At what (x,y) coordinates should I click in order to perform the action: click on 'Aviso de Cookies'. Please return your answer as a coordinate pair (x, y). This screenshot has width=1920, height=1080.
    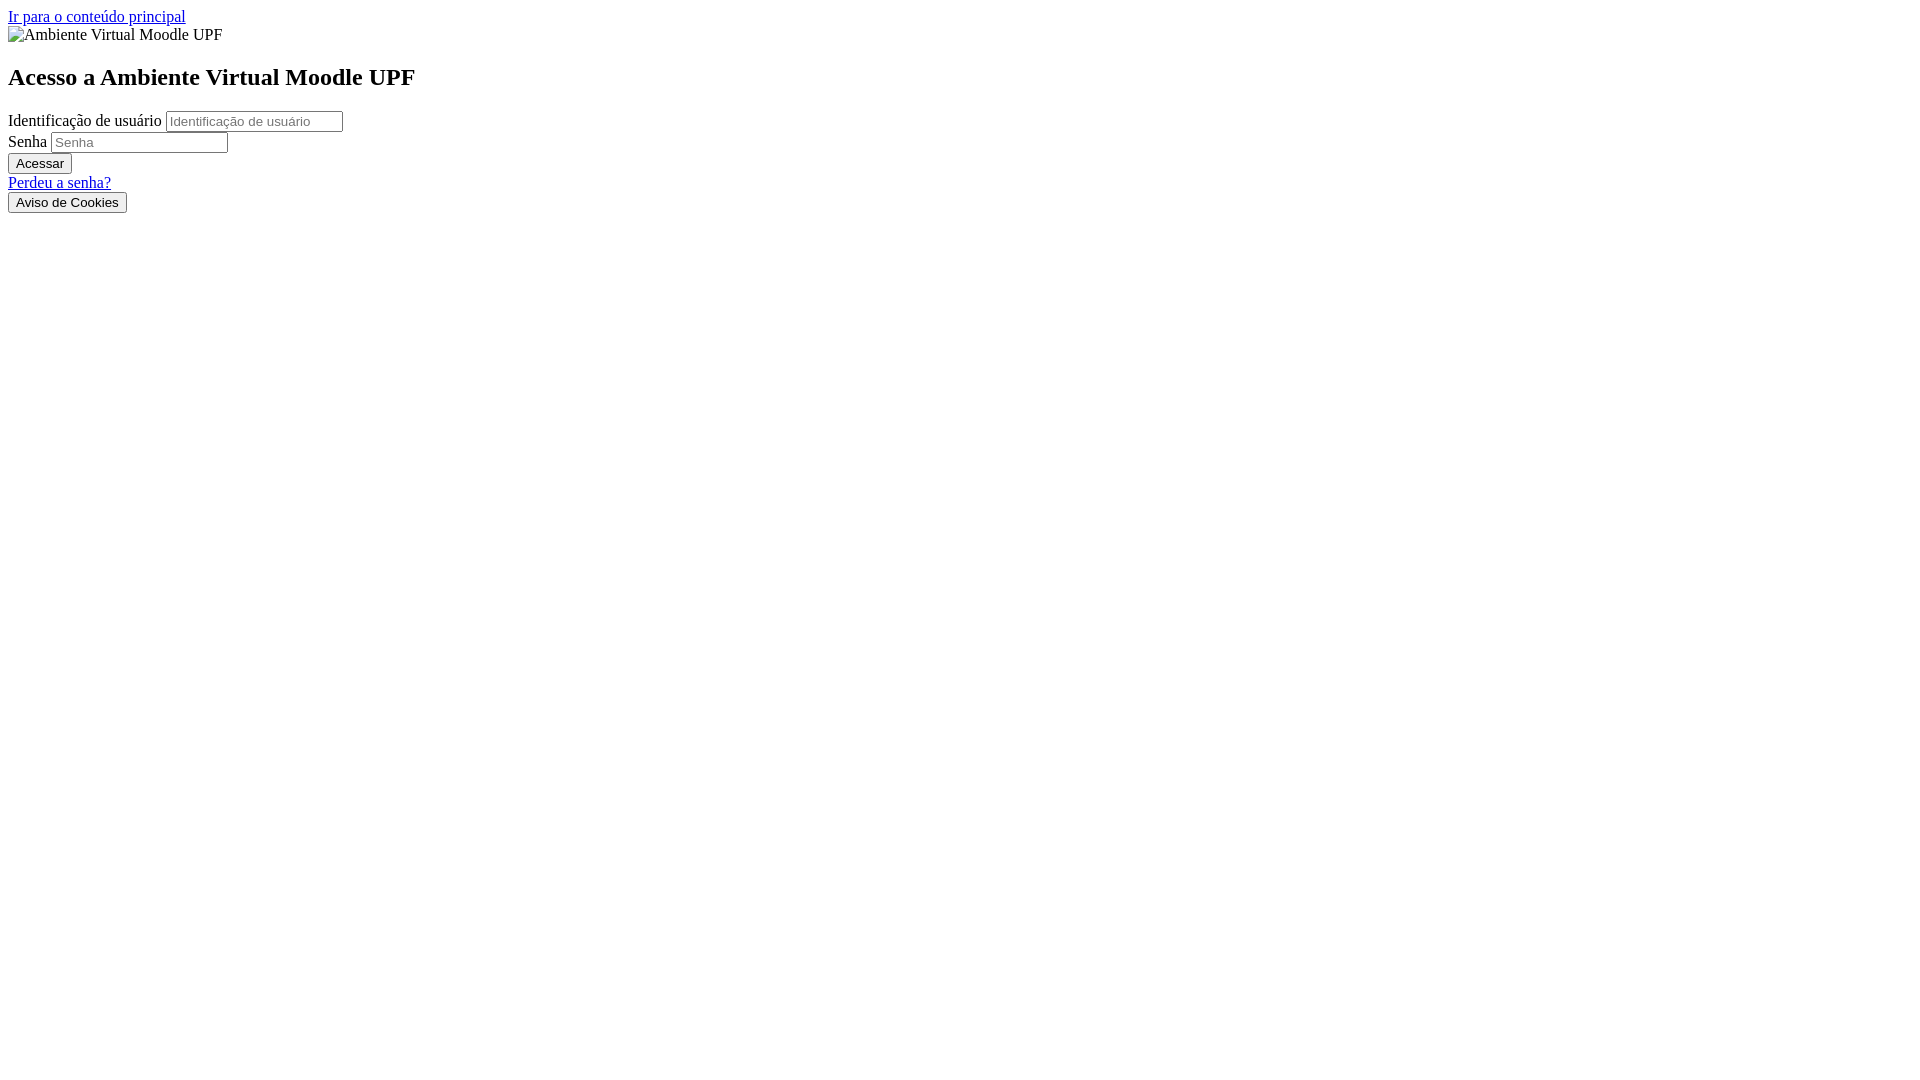
    Looking at the image, I should click on (67, 202).